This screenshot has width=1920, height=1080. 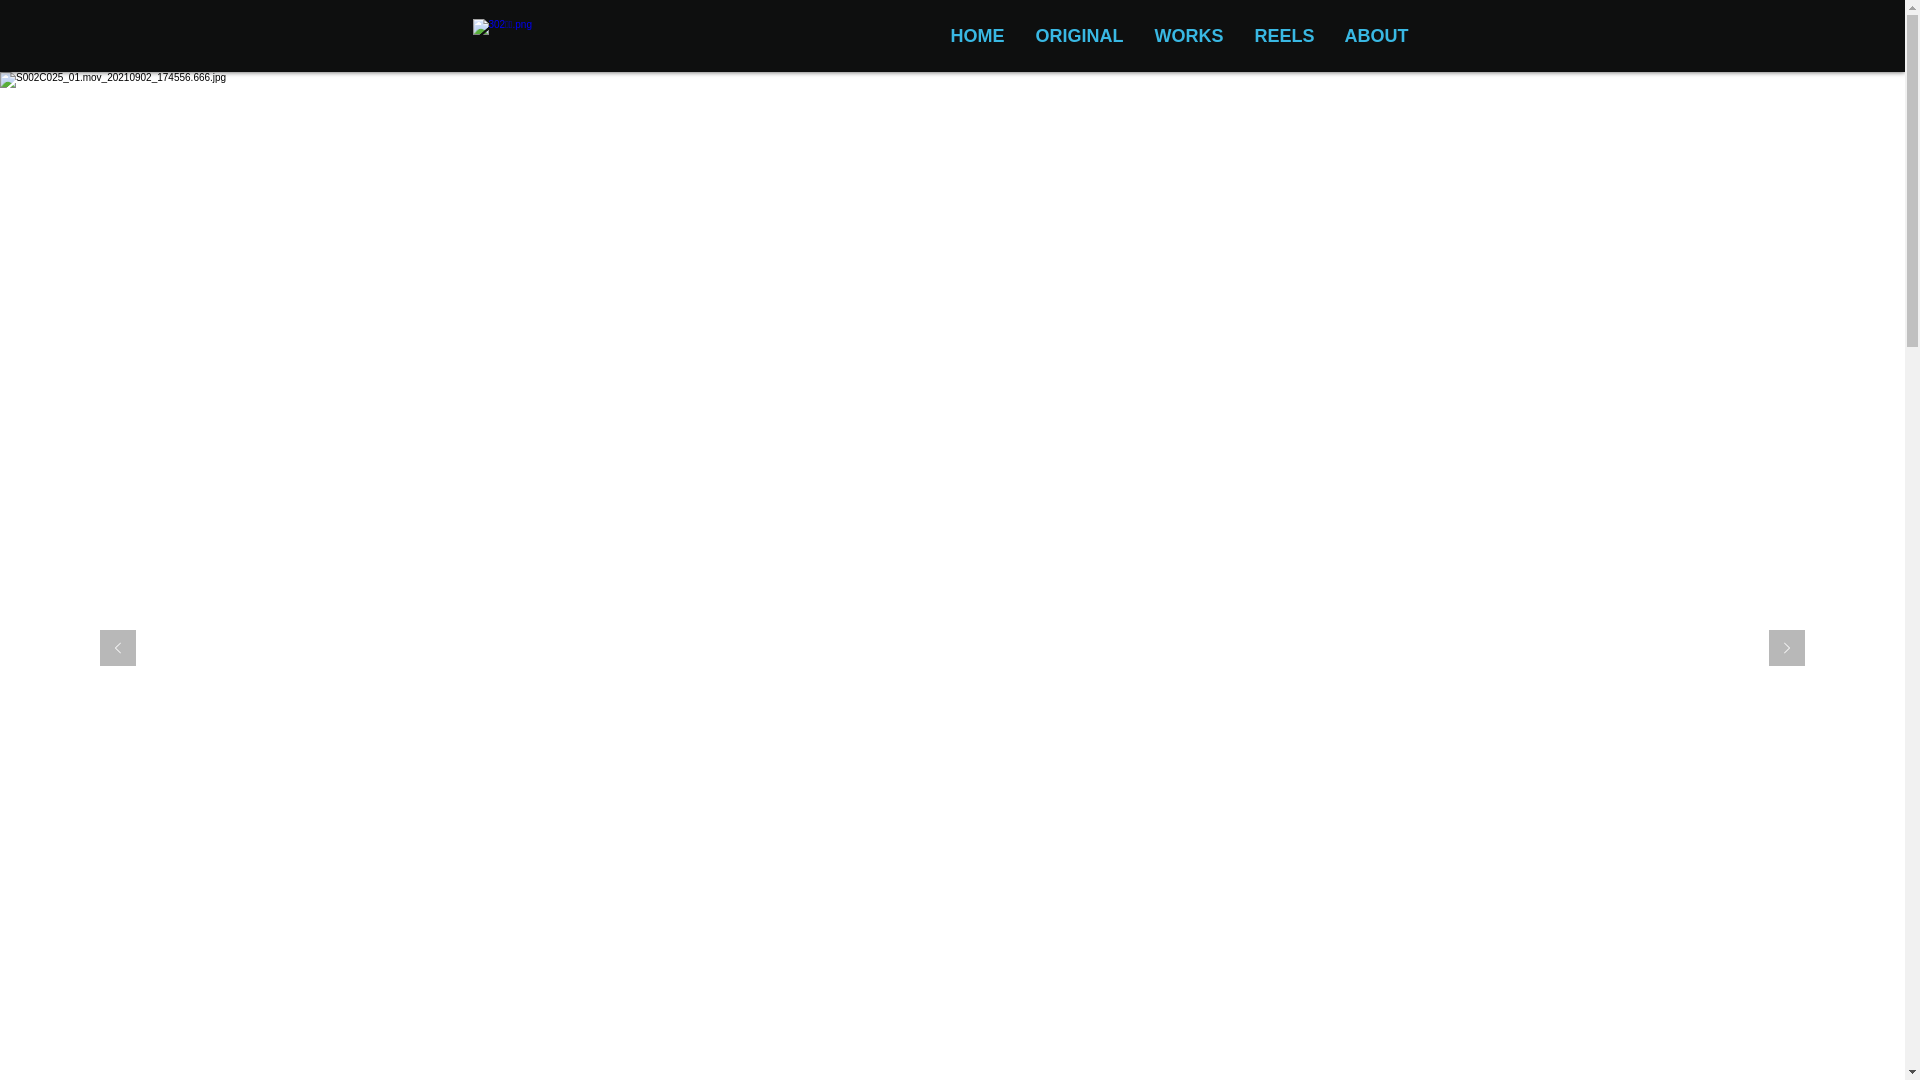 I want to click on 'REELS', so click(x=1237, y=36).